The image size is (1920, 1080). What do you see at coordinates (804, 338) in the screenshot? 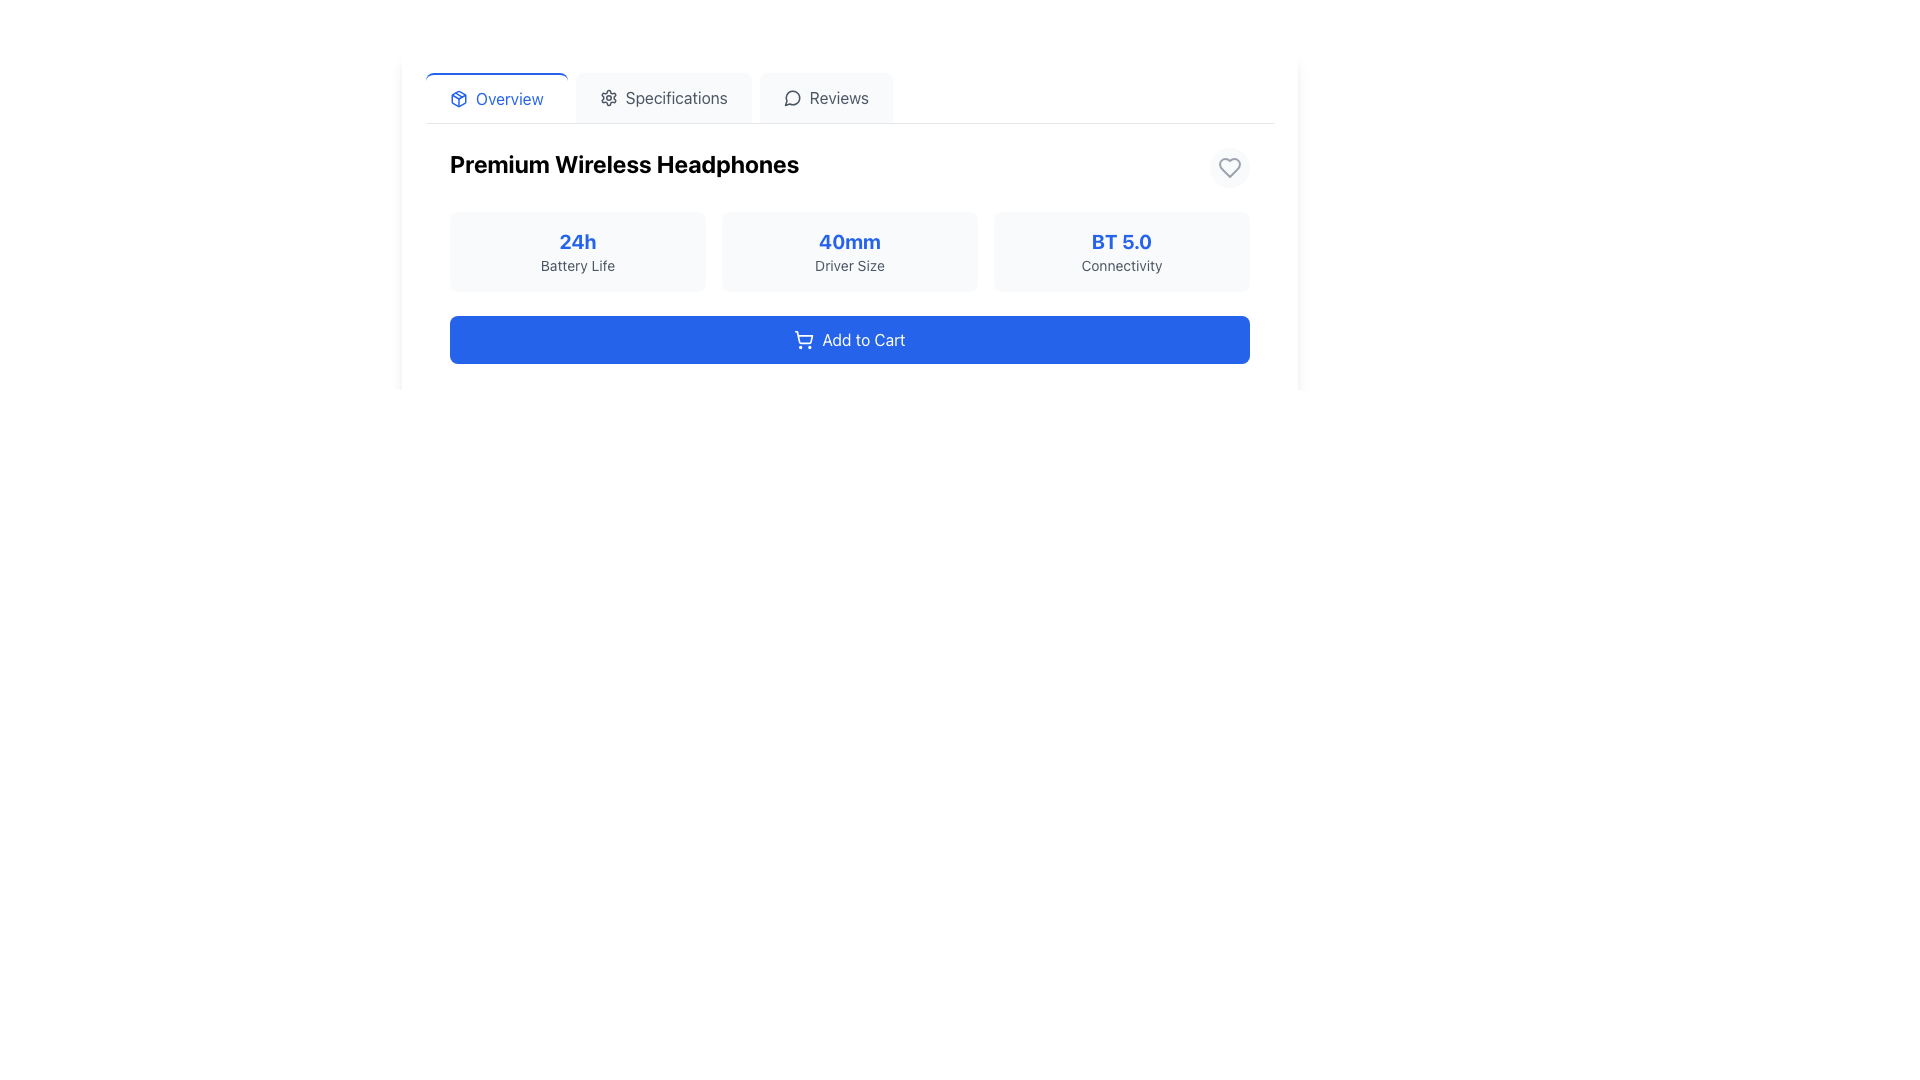
I see `the shopping cart icon located on the left side of the 'Add to Cart' button, which visually complements the button's functionality` at bounding box center [804, 338].